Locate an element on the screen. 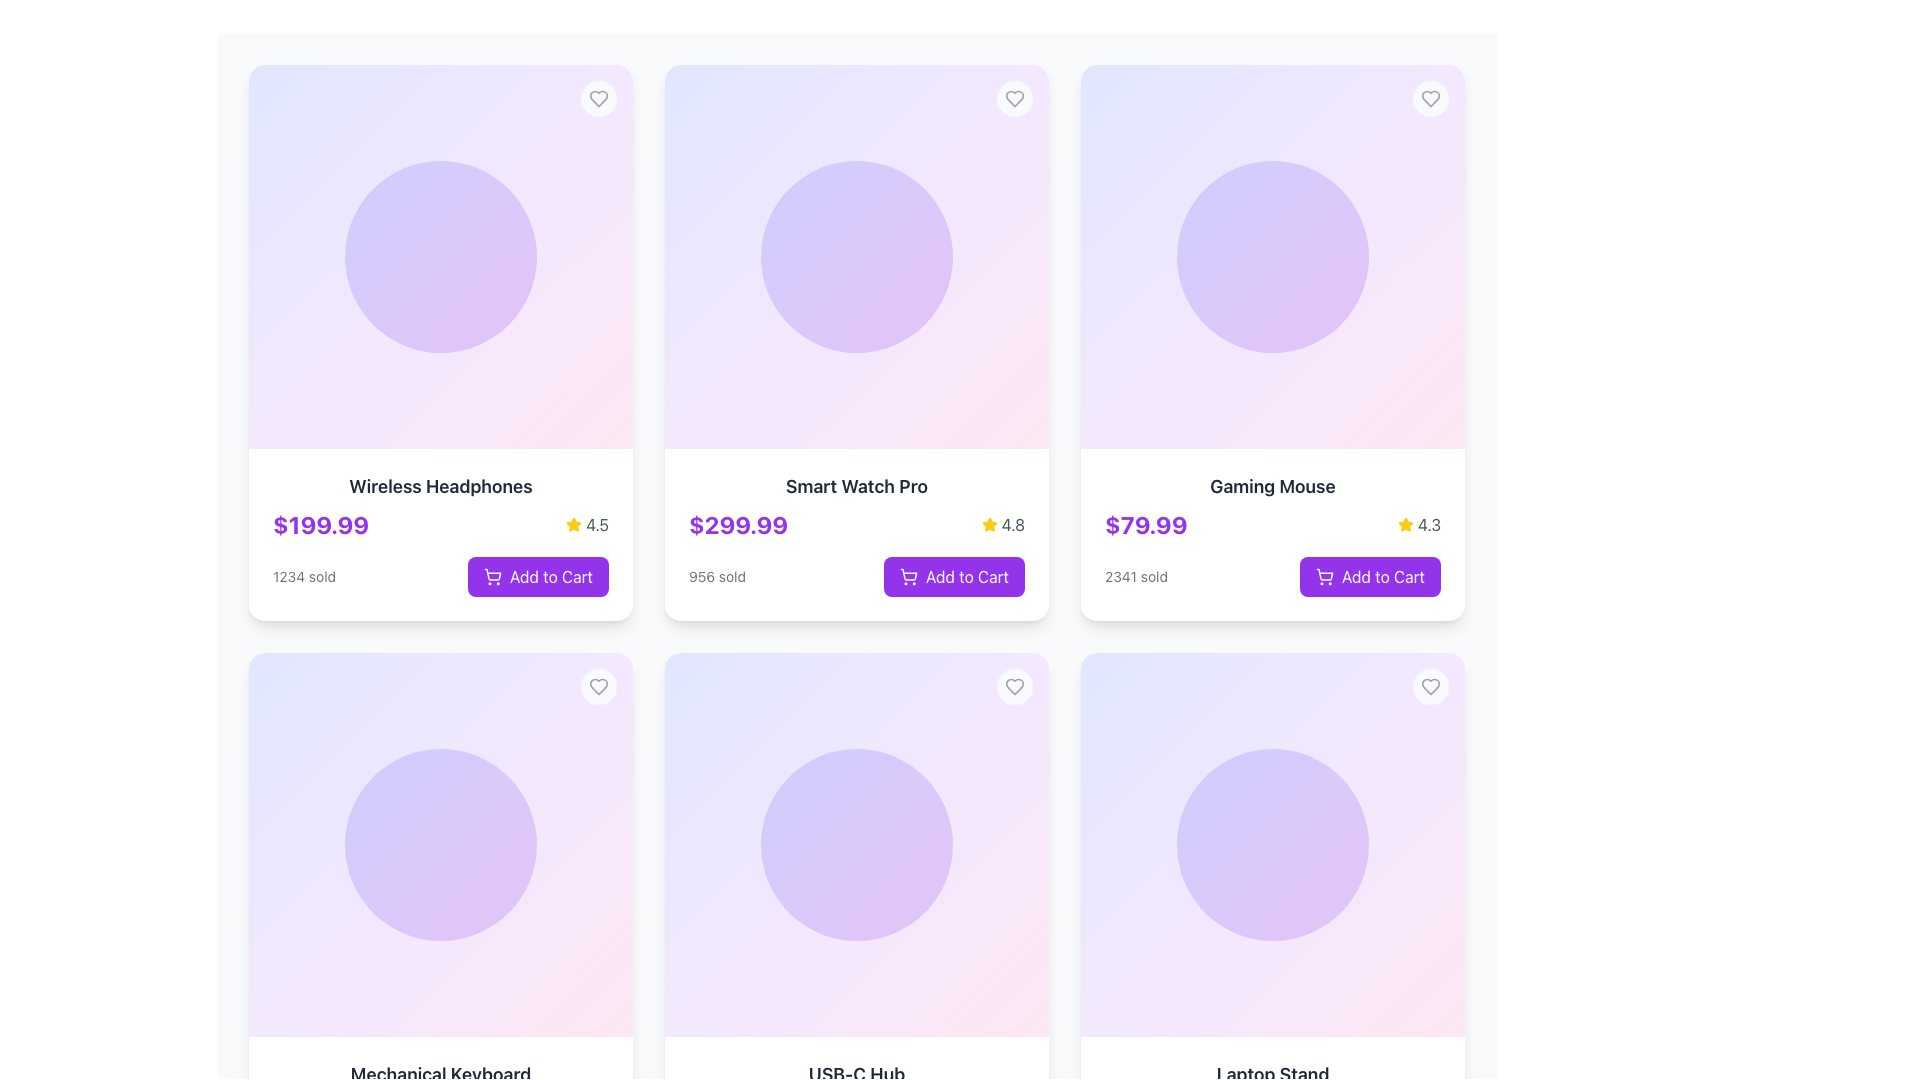  price displayed on the text label located beneath the product title in the 'Smart Watch Pro' card is located at coordinates (737, 523).